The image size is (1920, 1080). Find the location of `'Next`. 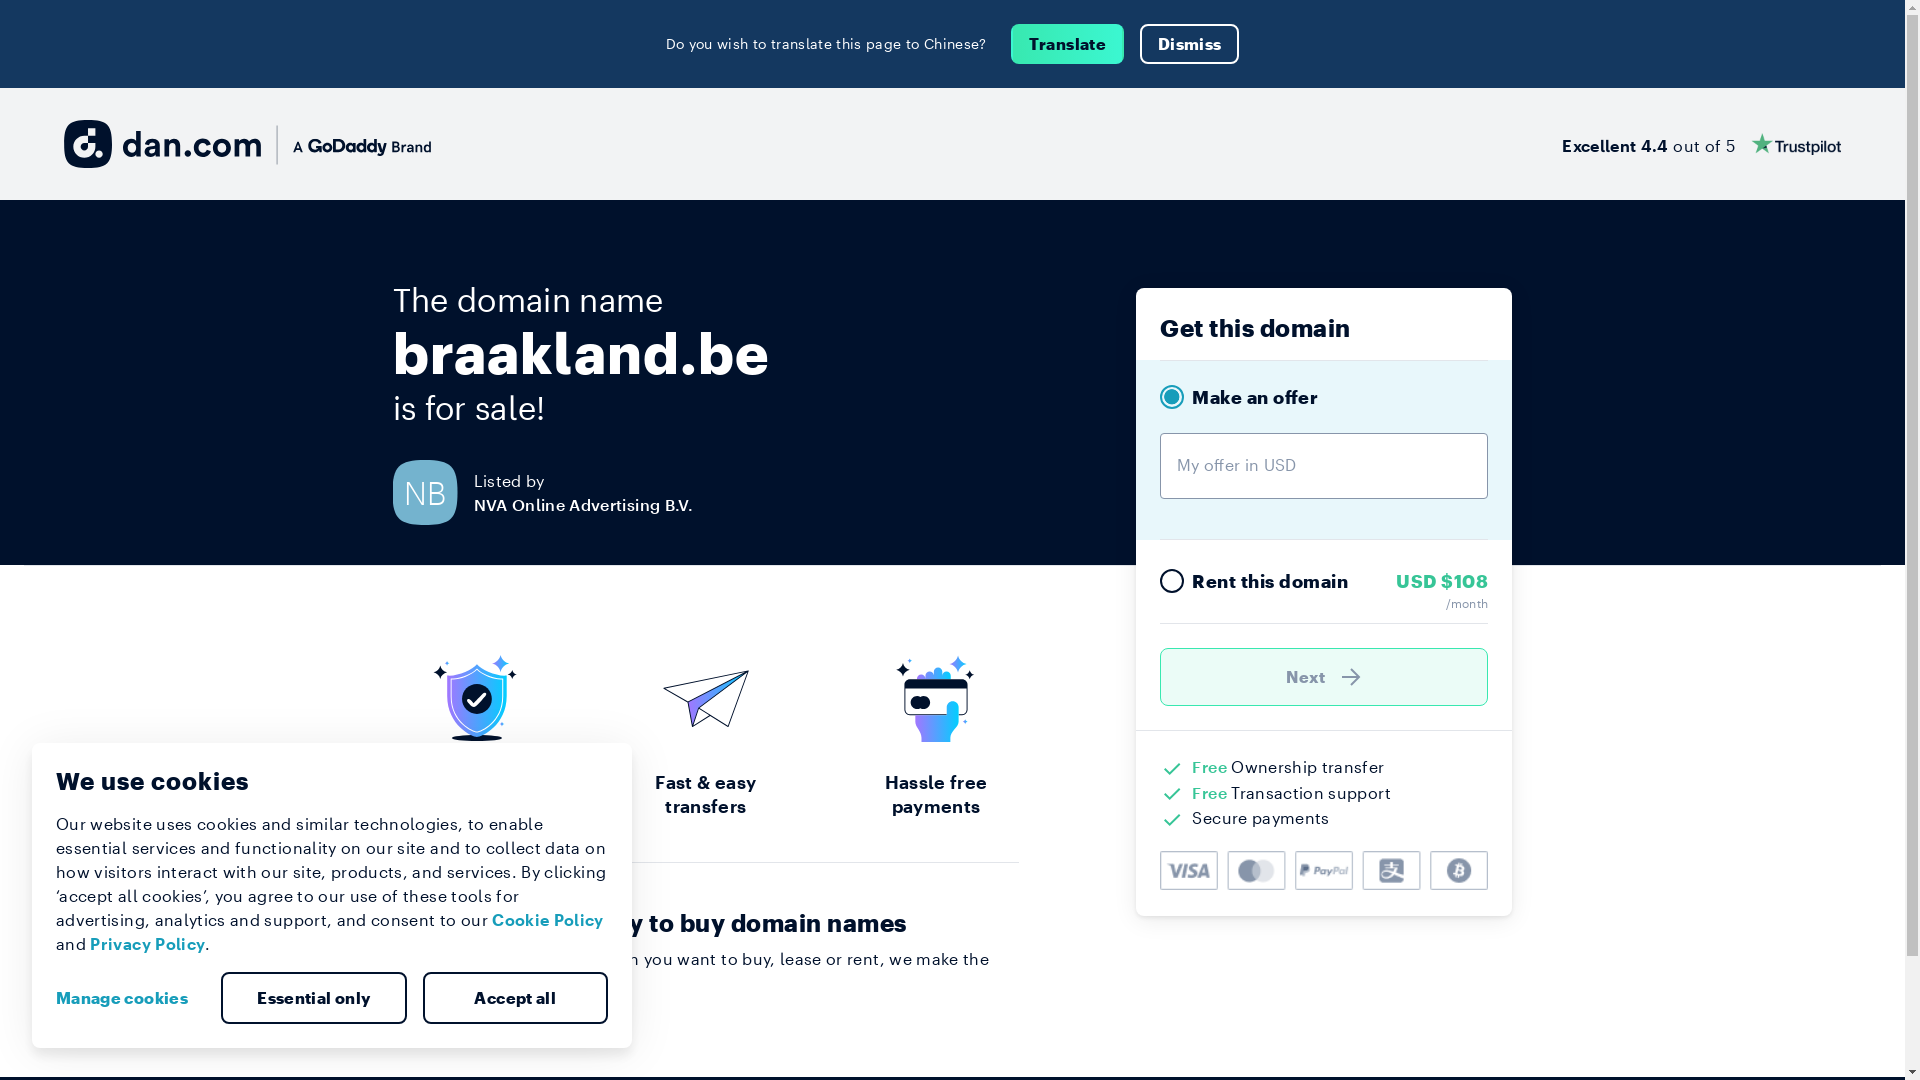

'Next is located at coordinates (1324, 676).